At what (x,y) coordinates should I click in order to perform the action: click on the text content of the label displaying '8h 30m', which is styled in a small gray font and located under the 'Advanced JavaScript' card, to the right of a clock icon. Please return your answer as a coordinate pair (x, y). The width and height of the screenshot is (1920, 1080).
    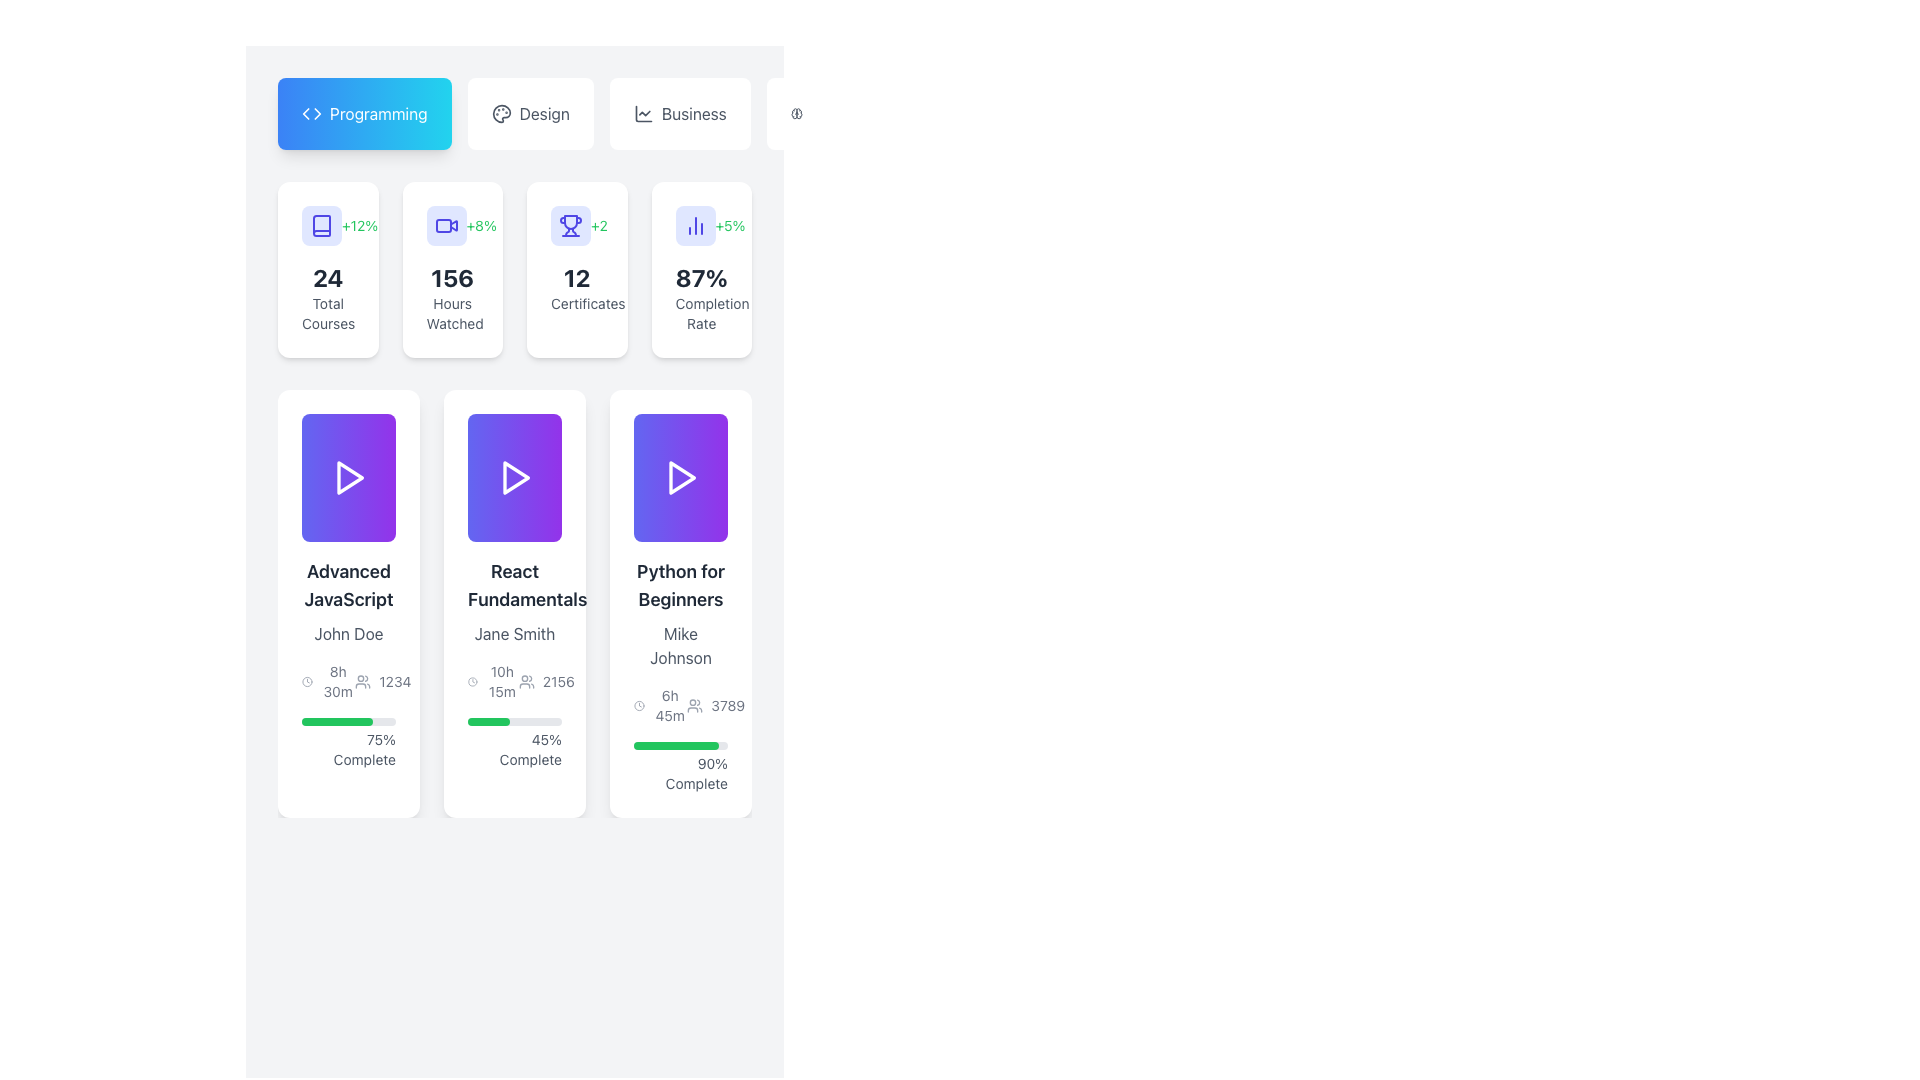
    Looking at the image, I should click on (338, 681).